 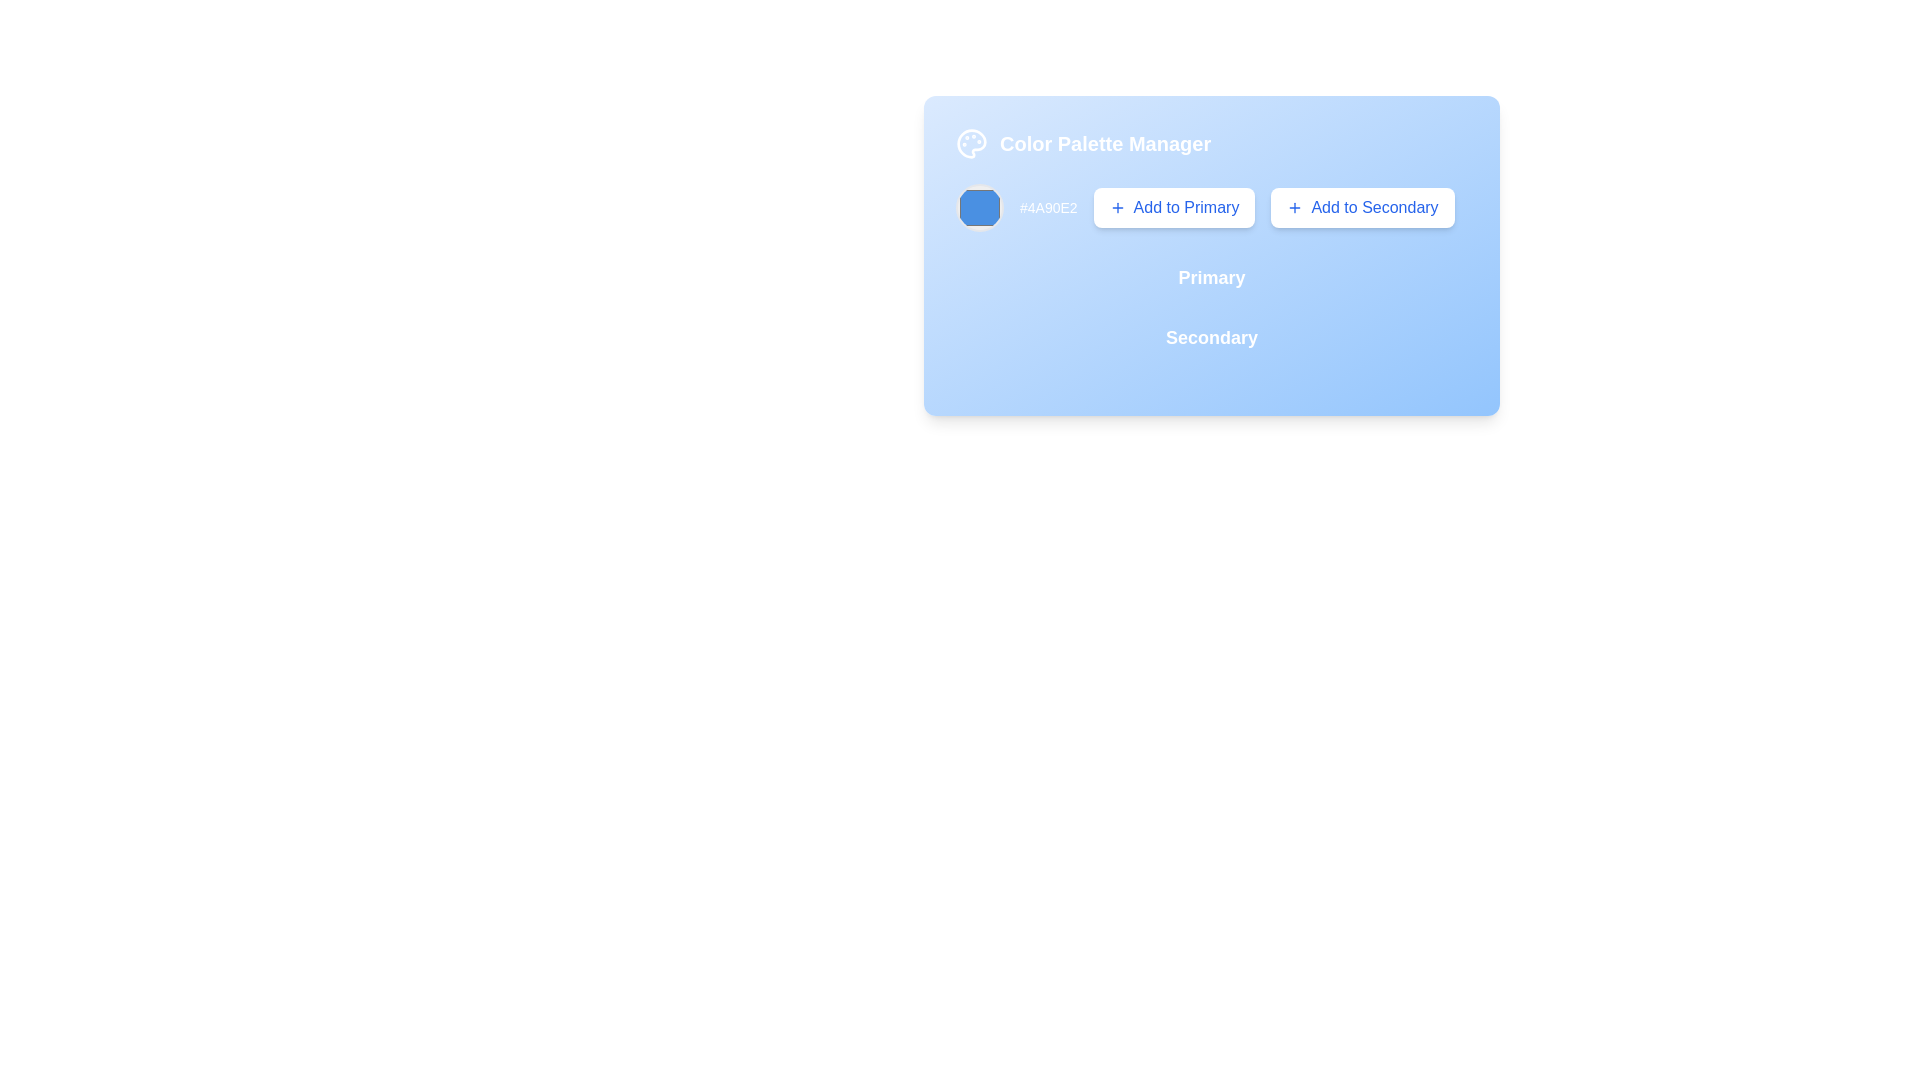 What do you see at coordinates (1174, 208) in the screenshot?
I see `the 'Add to Primary' button, which is a rectangular button with rounded corners, featuring a white background and blue text, to observe styling changes` at bounding box center [1174, 208].